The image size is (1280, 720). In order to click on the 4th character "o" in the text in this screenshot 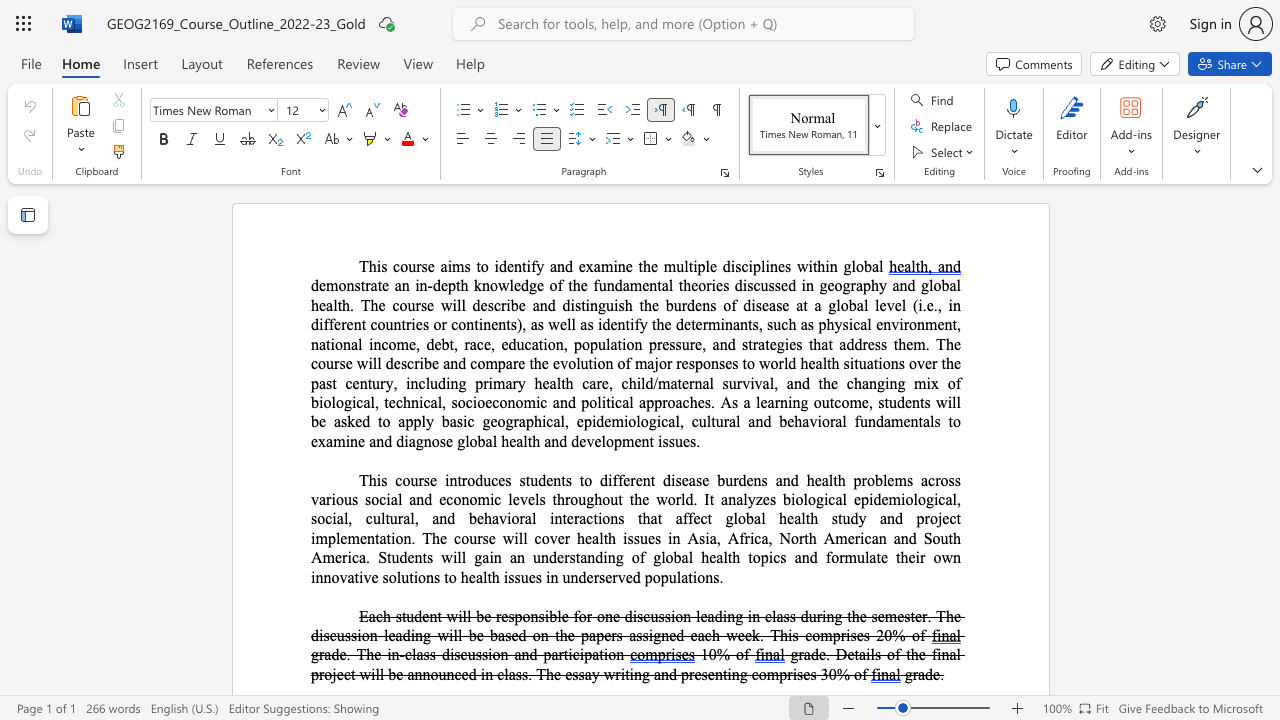, I will do `click(472, 440)`.